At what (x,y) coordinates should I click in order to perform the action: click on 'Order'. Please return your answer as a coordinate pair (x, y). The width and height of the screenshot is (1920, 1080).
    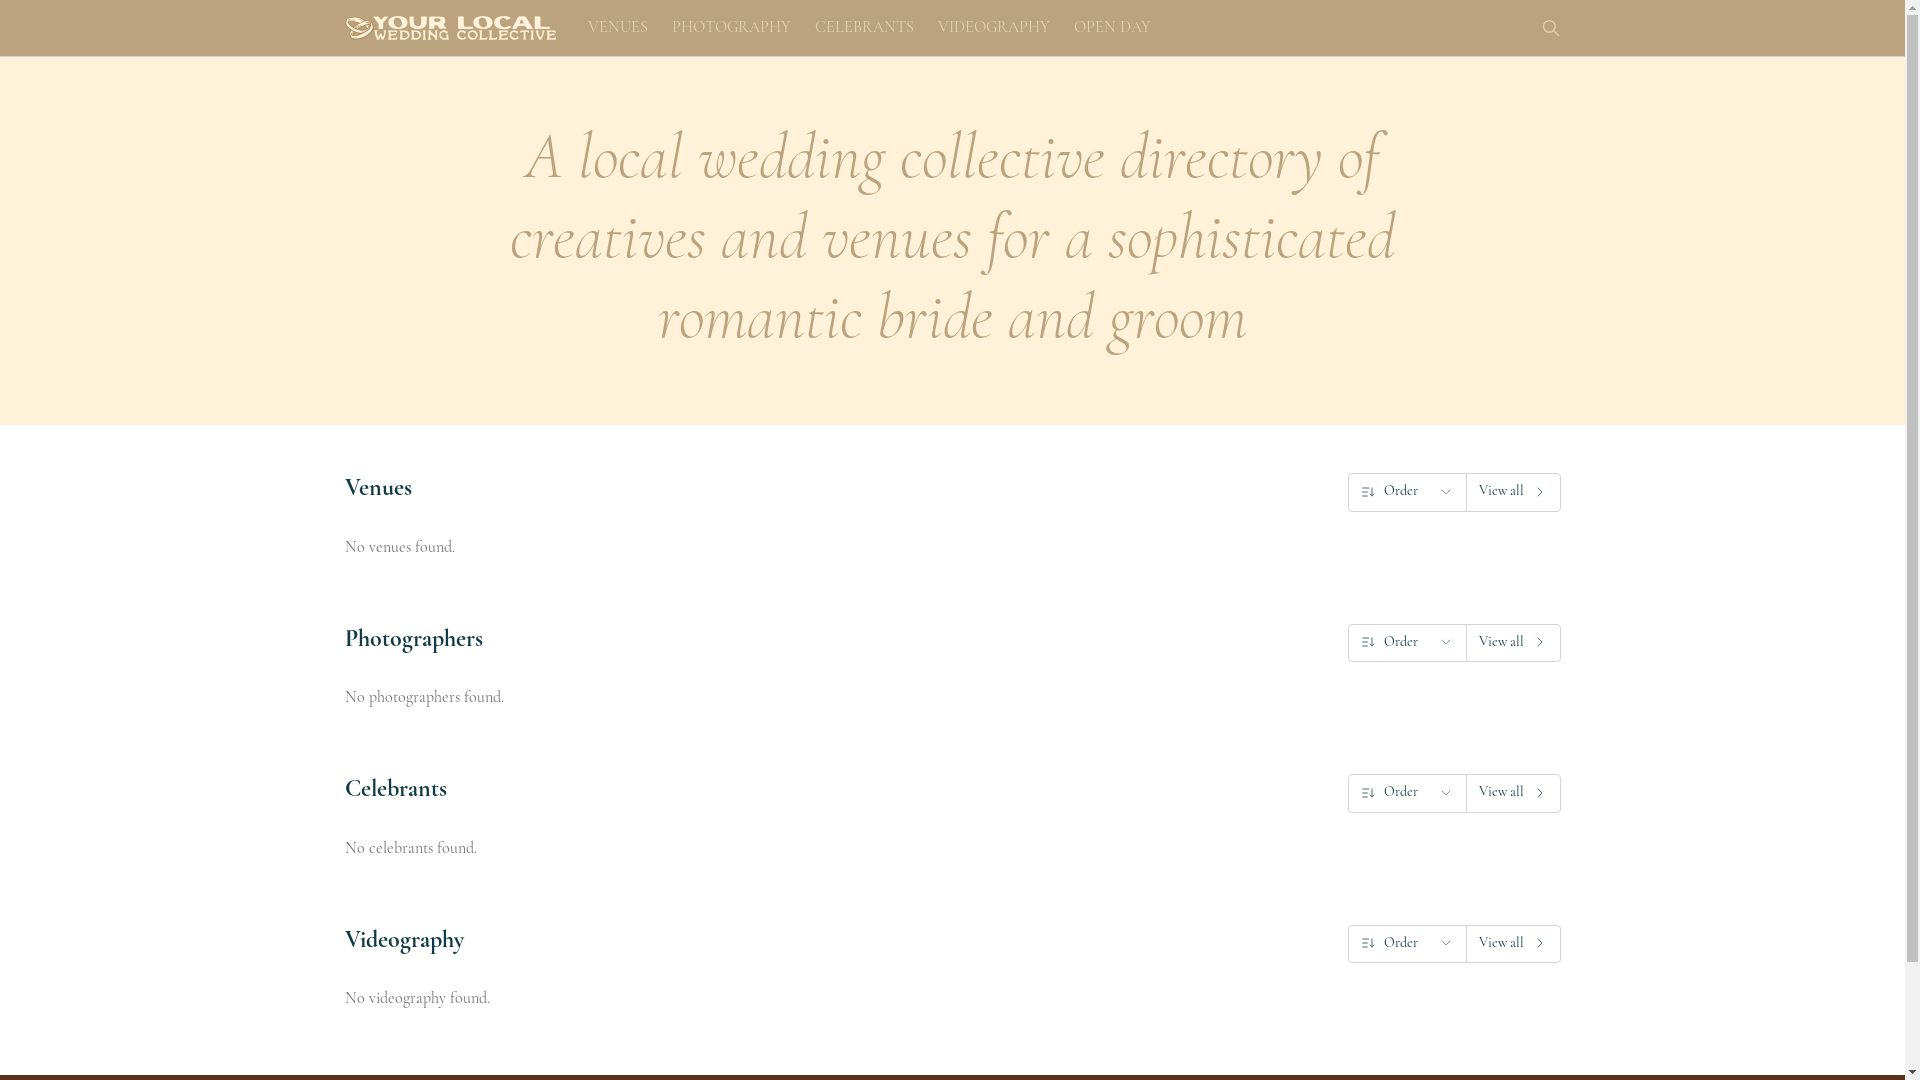
    Looking at the image, I should click on (1405, 492).